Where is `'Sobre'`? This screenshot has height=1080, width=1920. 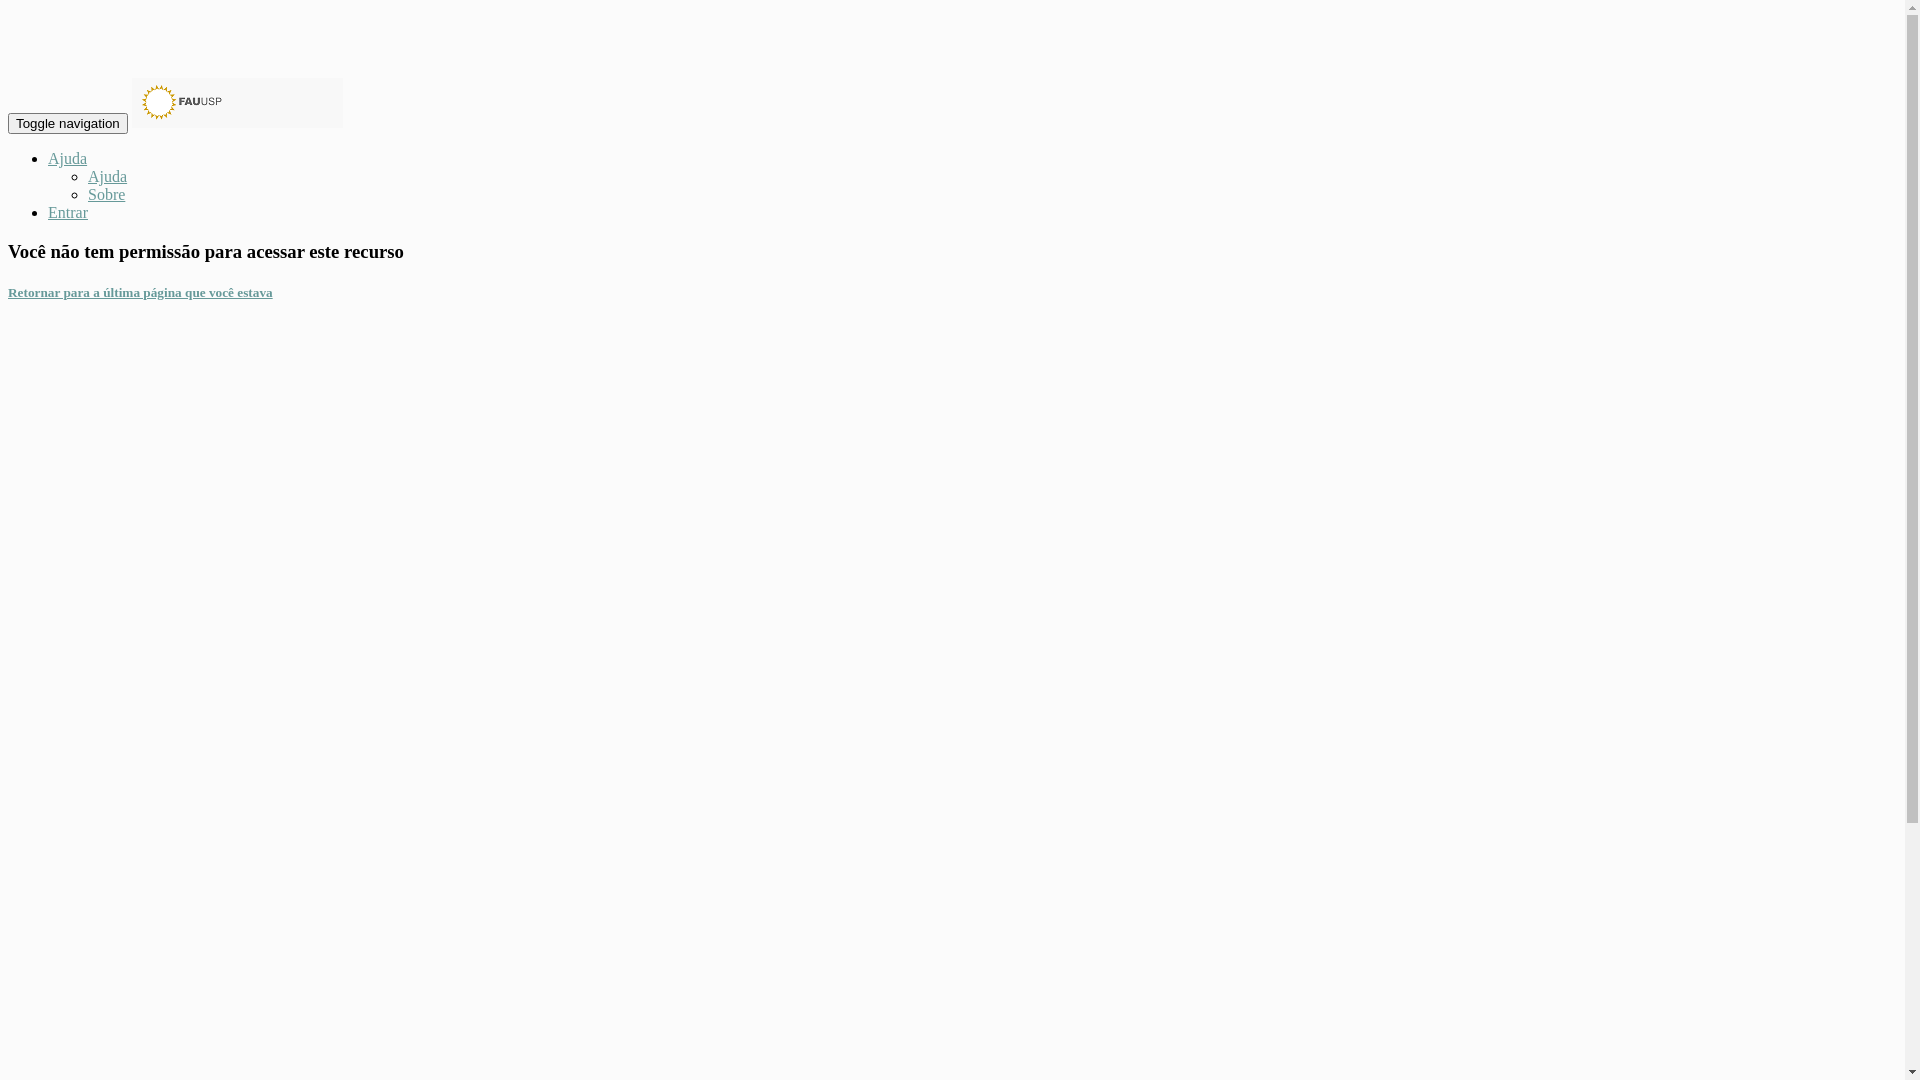
'Sobre' is located at coordinates (105, 194).